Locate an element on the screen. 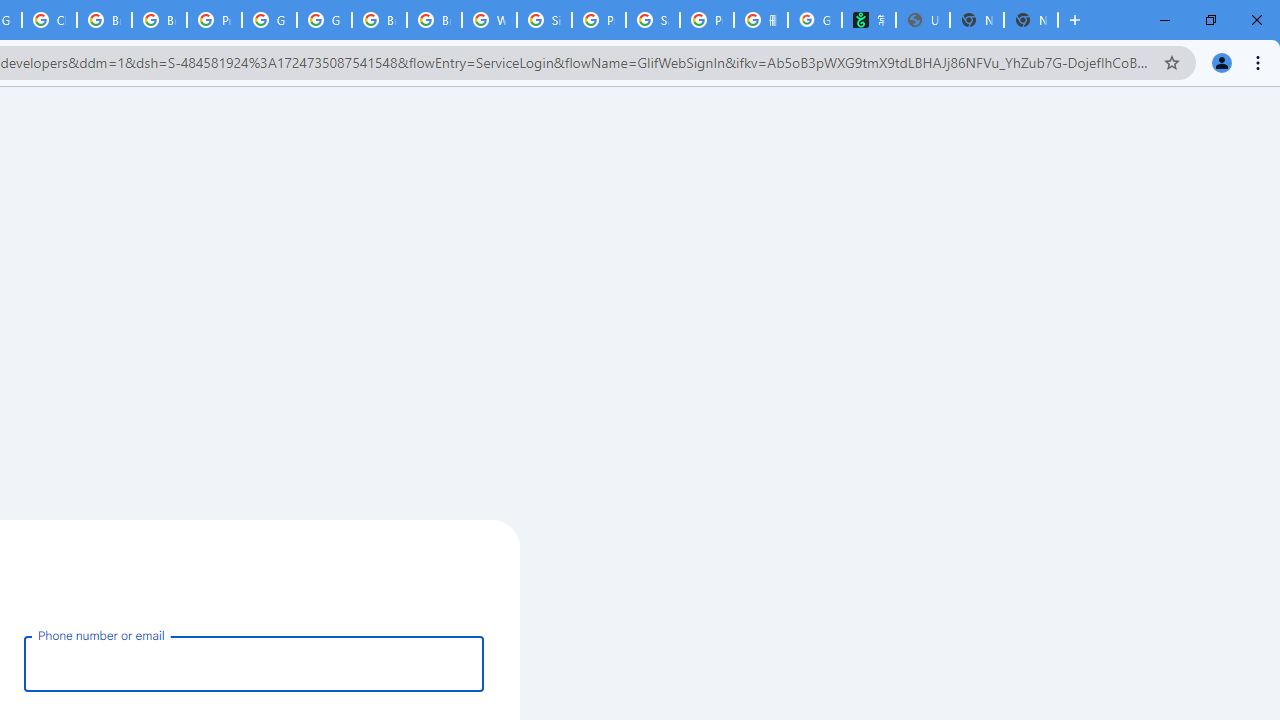  'Untitled' is located at coordinates (921, 20).